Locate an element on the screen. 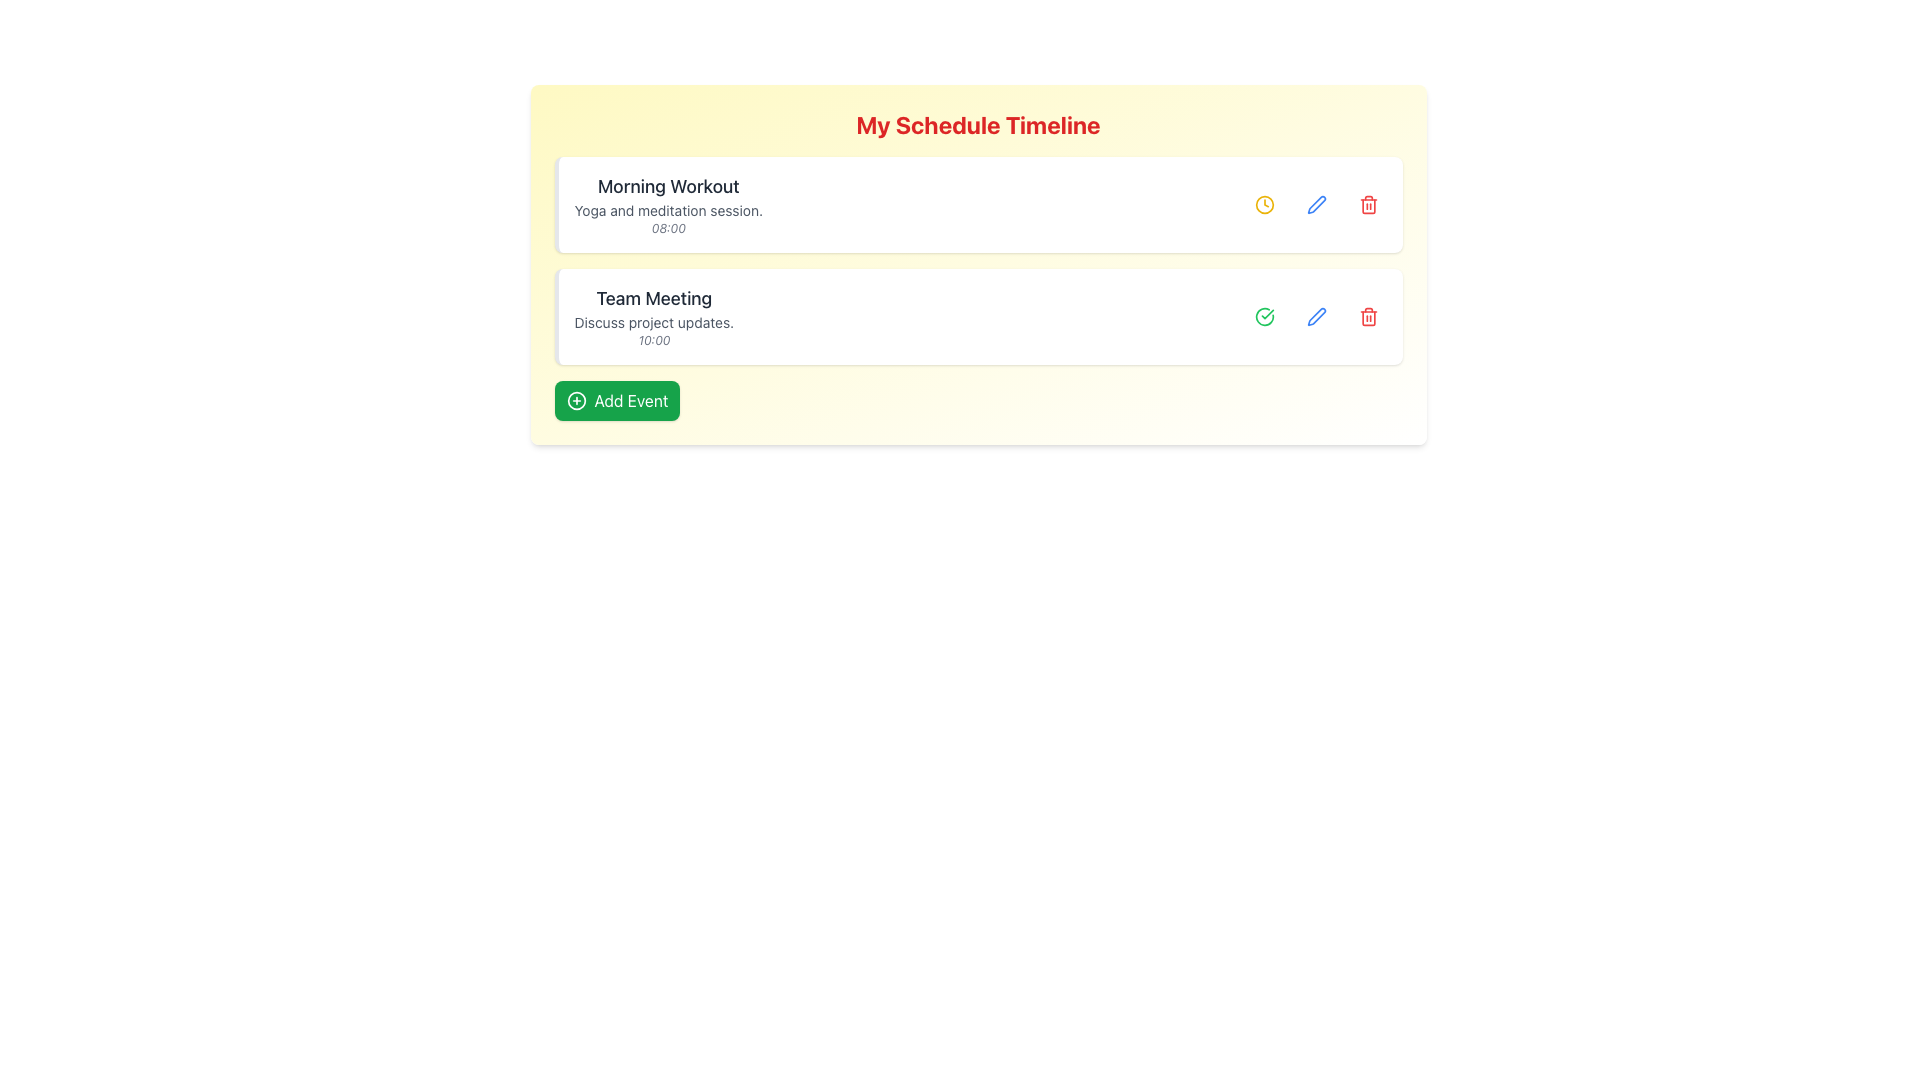 This screenshot has width=1920, height=1080. any of the action icons located on the right side of the scheduled event titled 'Team Meeting', which is the second item in the list under 'Morning Workout' is located at coordinates (978, 315).